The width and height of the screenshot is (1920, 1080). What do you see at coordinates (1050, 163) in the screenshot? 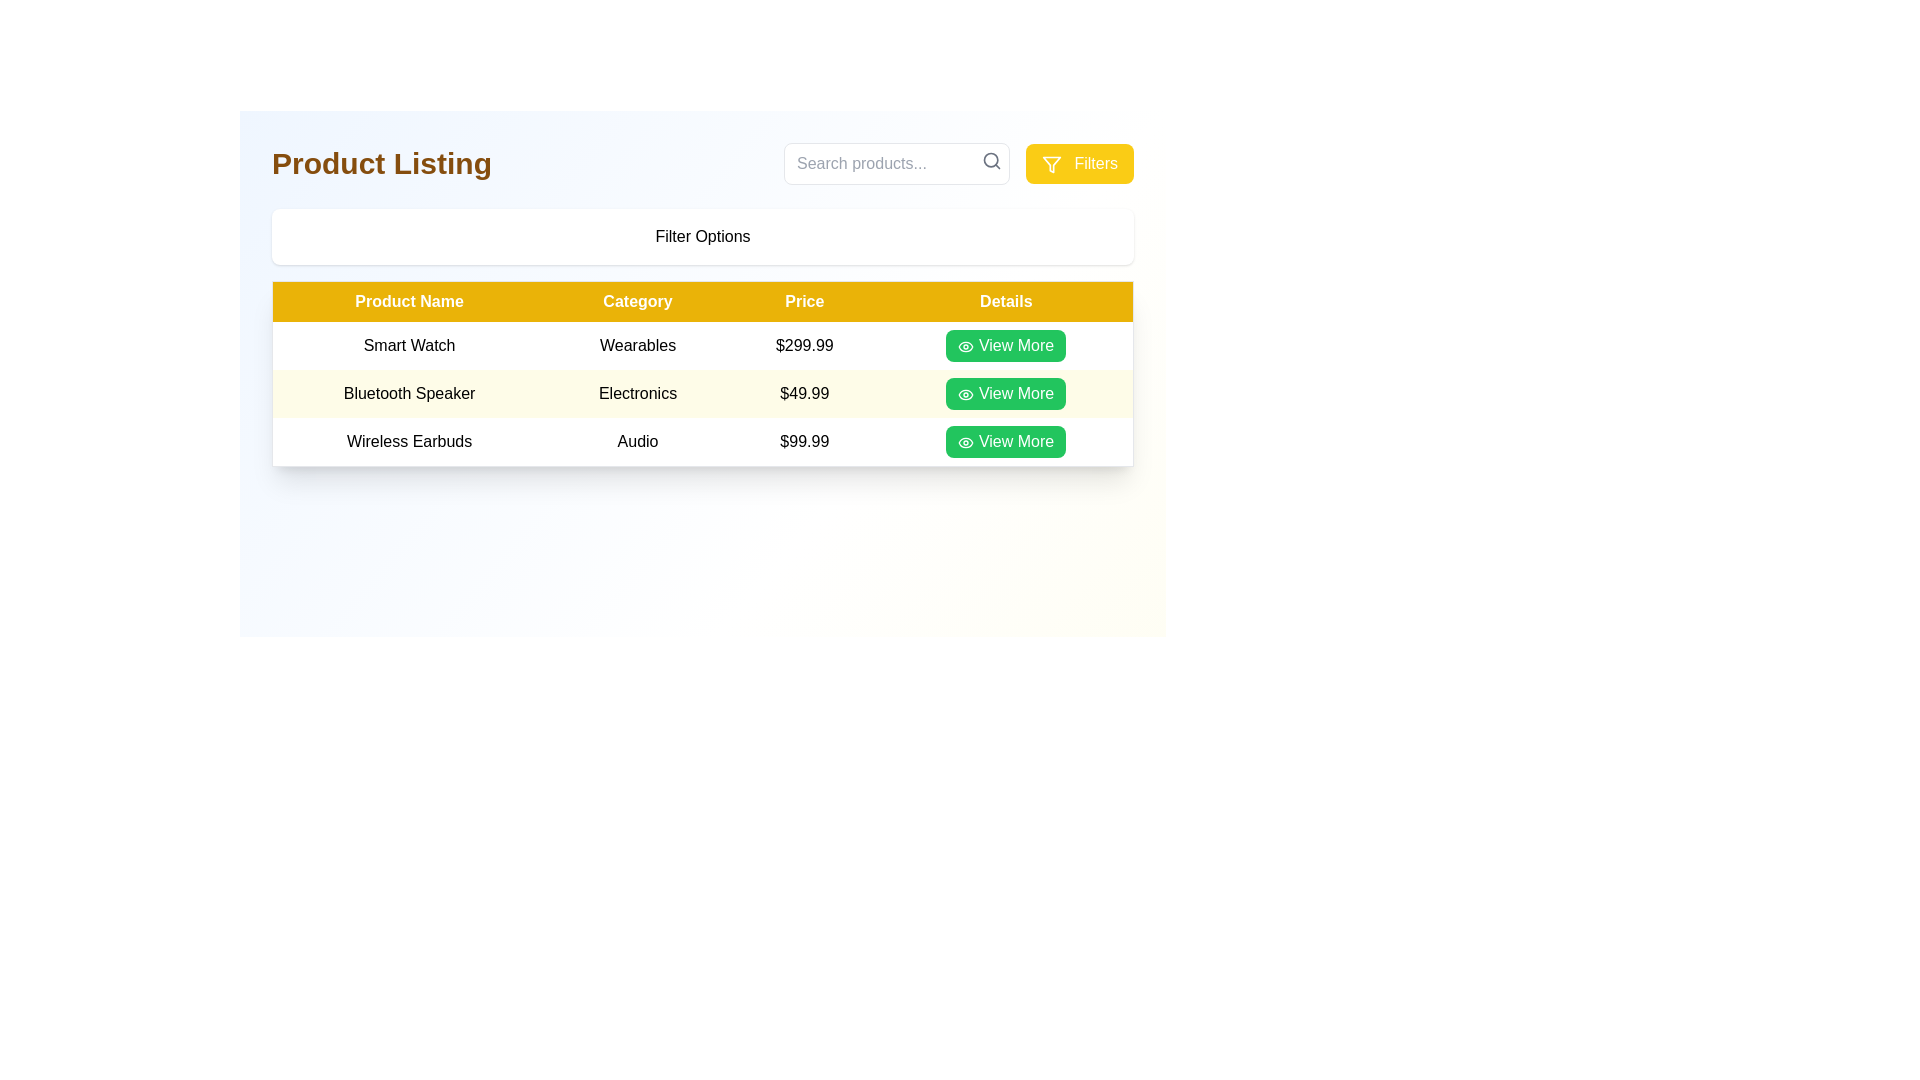
I see `the filter icon located inside the yellow 'Filters' button in the upper right corner of the interface` at bounding box center [1050, 163].